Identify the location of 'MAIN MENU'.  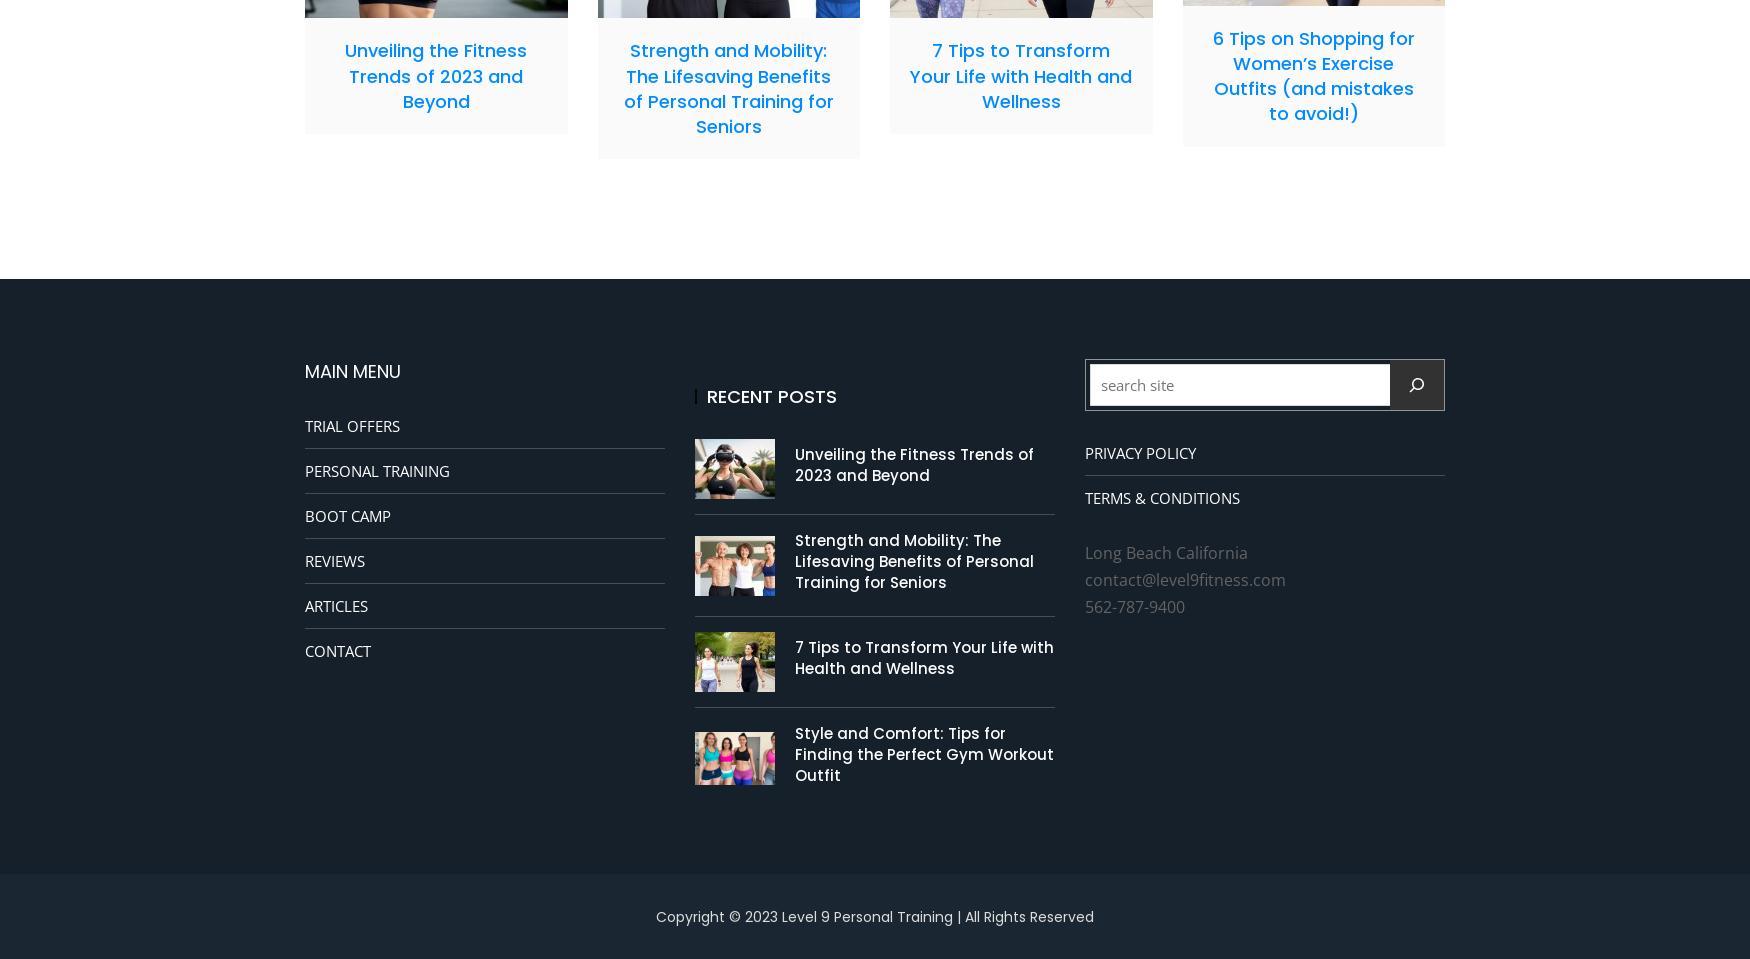
(352, 371).